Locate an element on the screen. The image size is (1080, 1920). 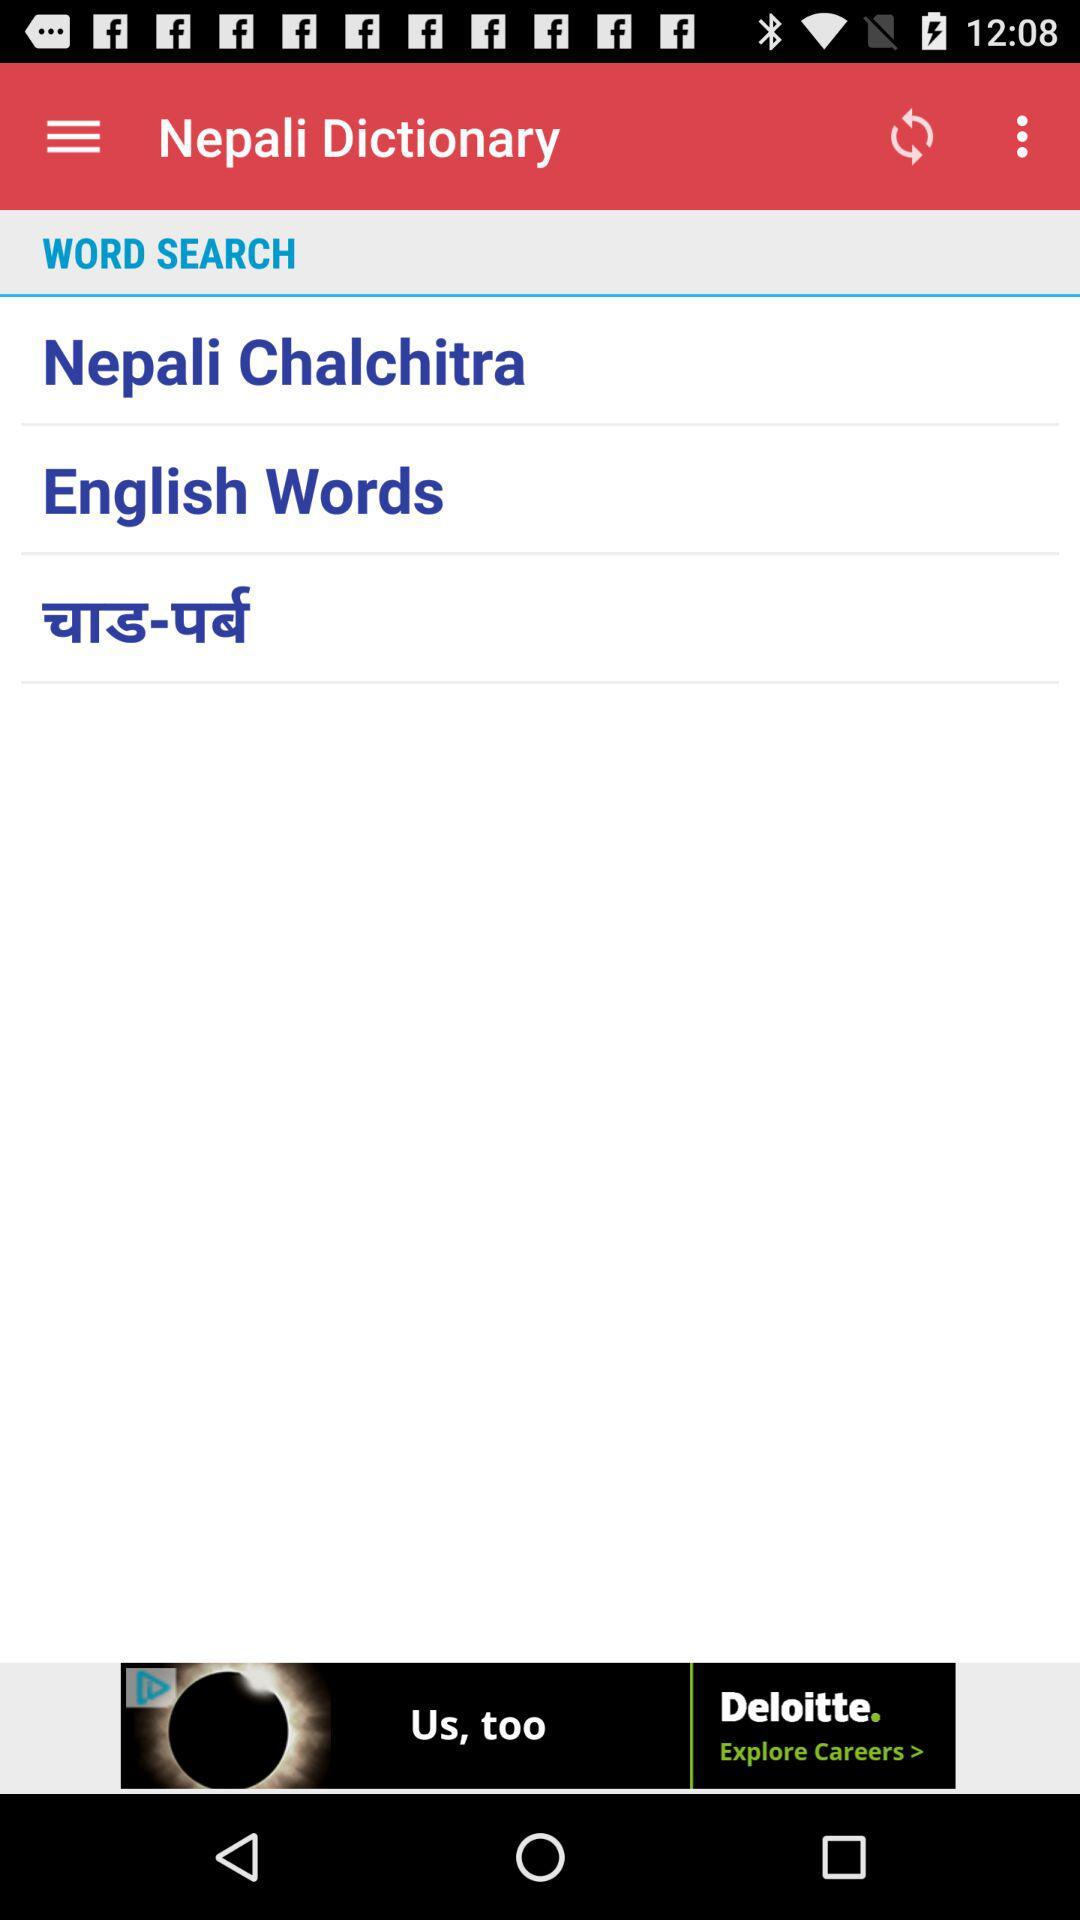
advertiser site is located at coordinates (540, 1727).